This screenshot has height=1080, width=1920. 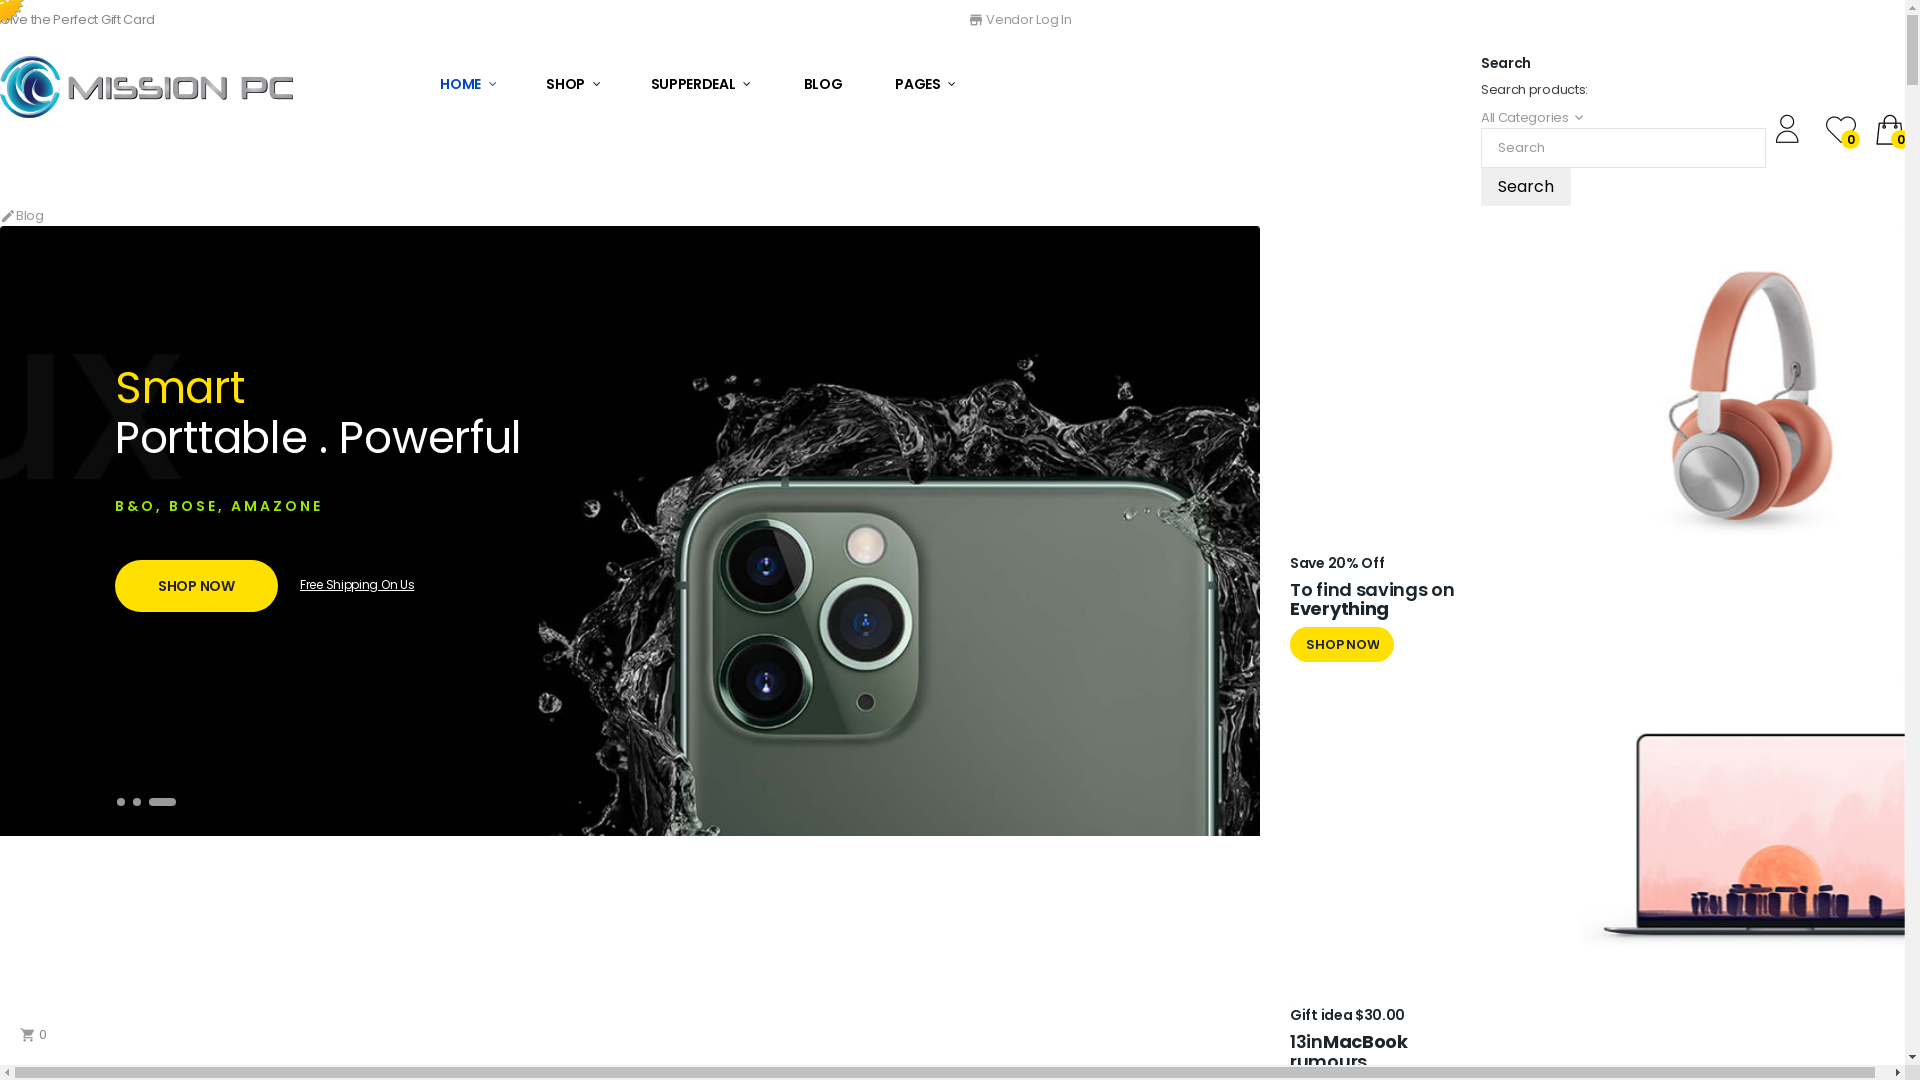 I want to click on 'store Vendor Log In', so click(x=1019, y=19).